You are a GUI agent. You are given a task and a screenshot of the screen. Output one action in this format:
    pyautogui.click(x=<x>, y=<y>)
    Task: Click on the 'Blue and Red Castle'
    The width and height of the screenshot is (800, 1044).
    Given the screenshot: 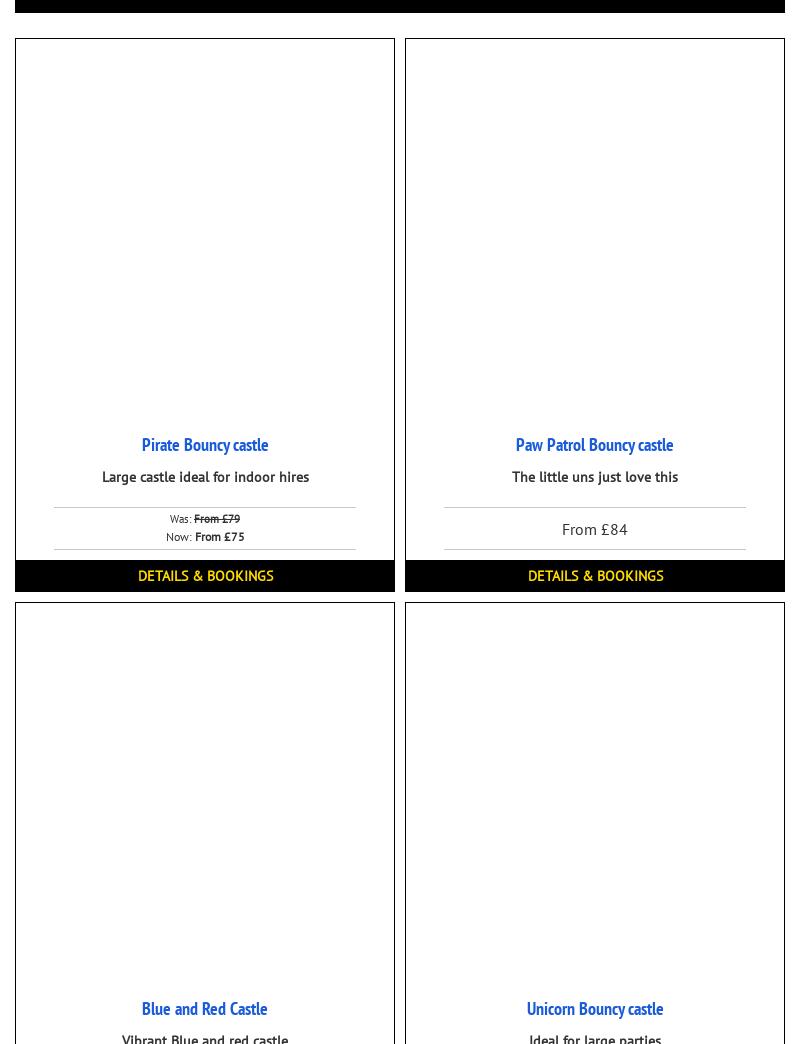 What is the action you would take?
    pyautogui.click(x=204, y=1008)
    